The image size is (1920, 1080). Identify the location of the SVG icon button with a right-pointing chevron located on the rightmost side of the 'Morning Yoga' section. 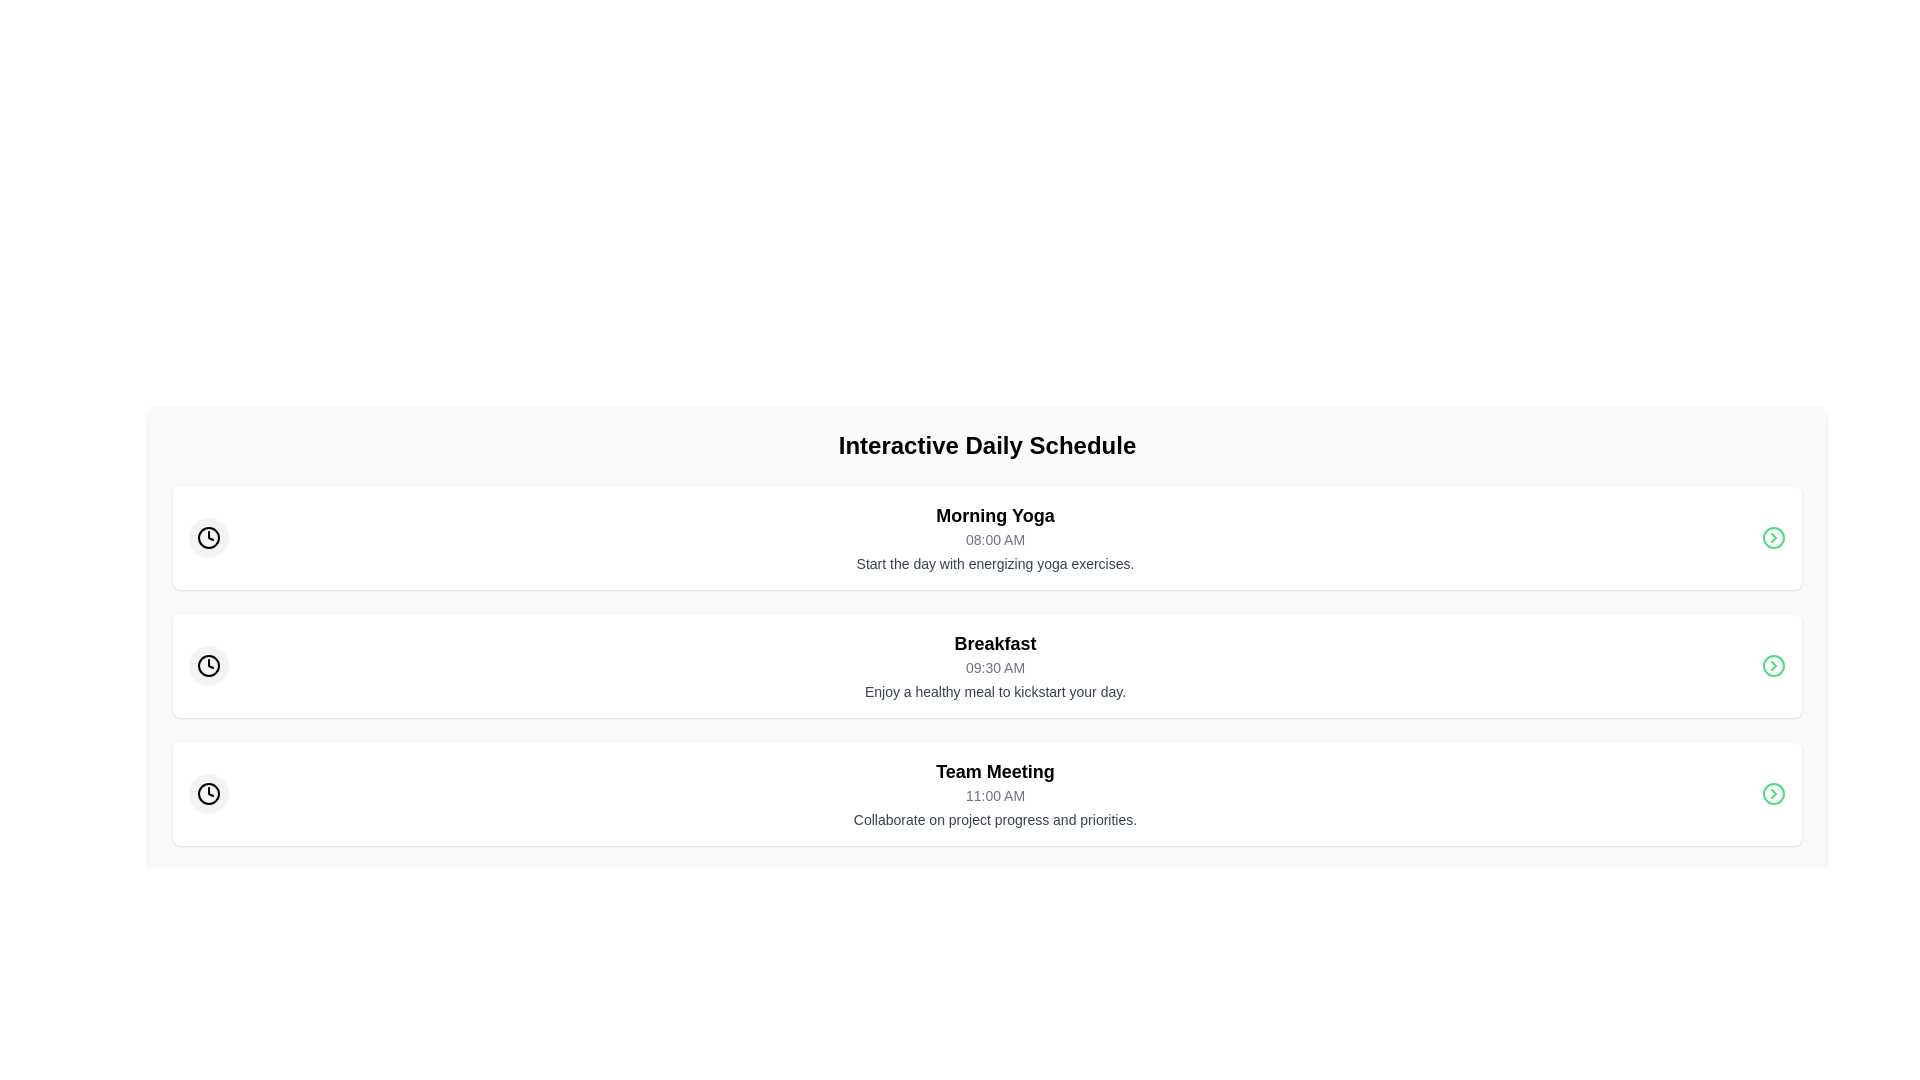
(1774, 536).